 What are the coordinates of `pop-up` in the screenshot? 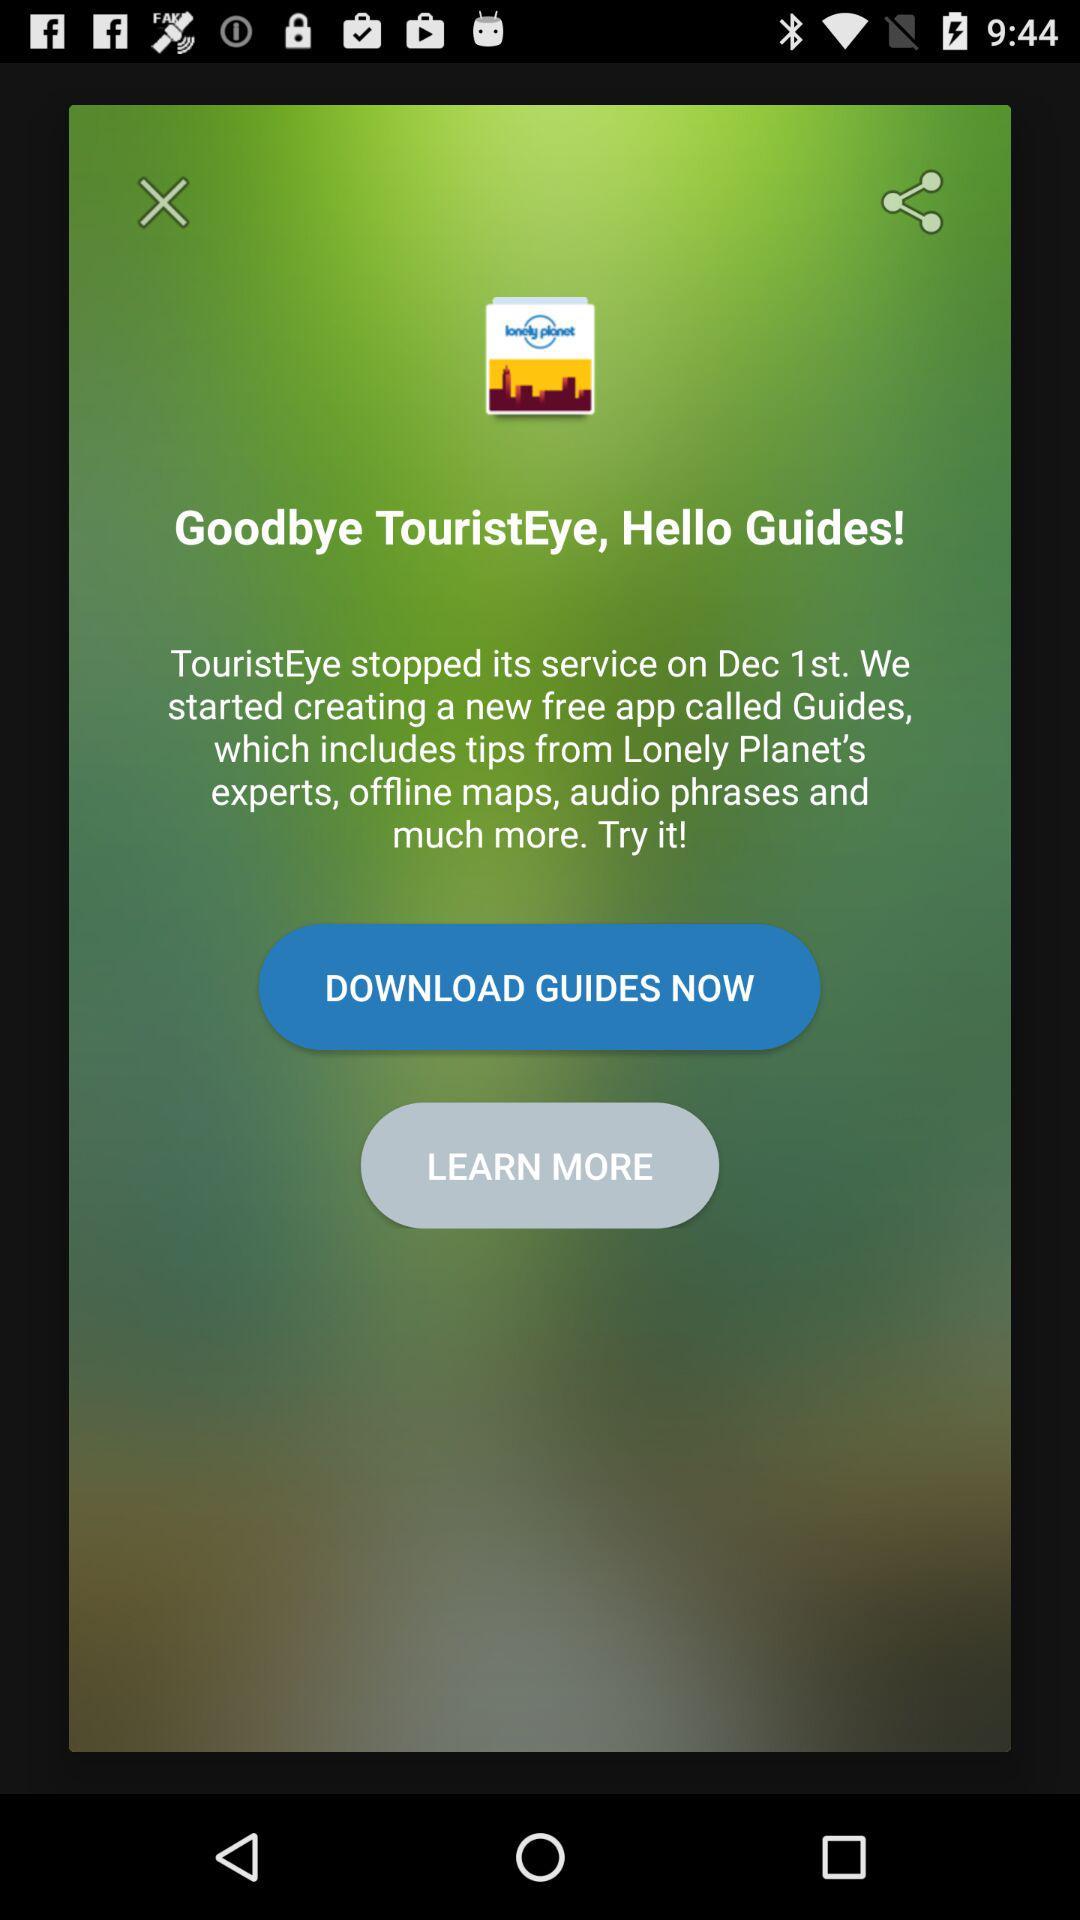 It's located at (162, 202).